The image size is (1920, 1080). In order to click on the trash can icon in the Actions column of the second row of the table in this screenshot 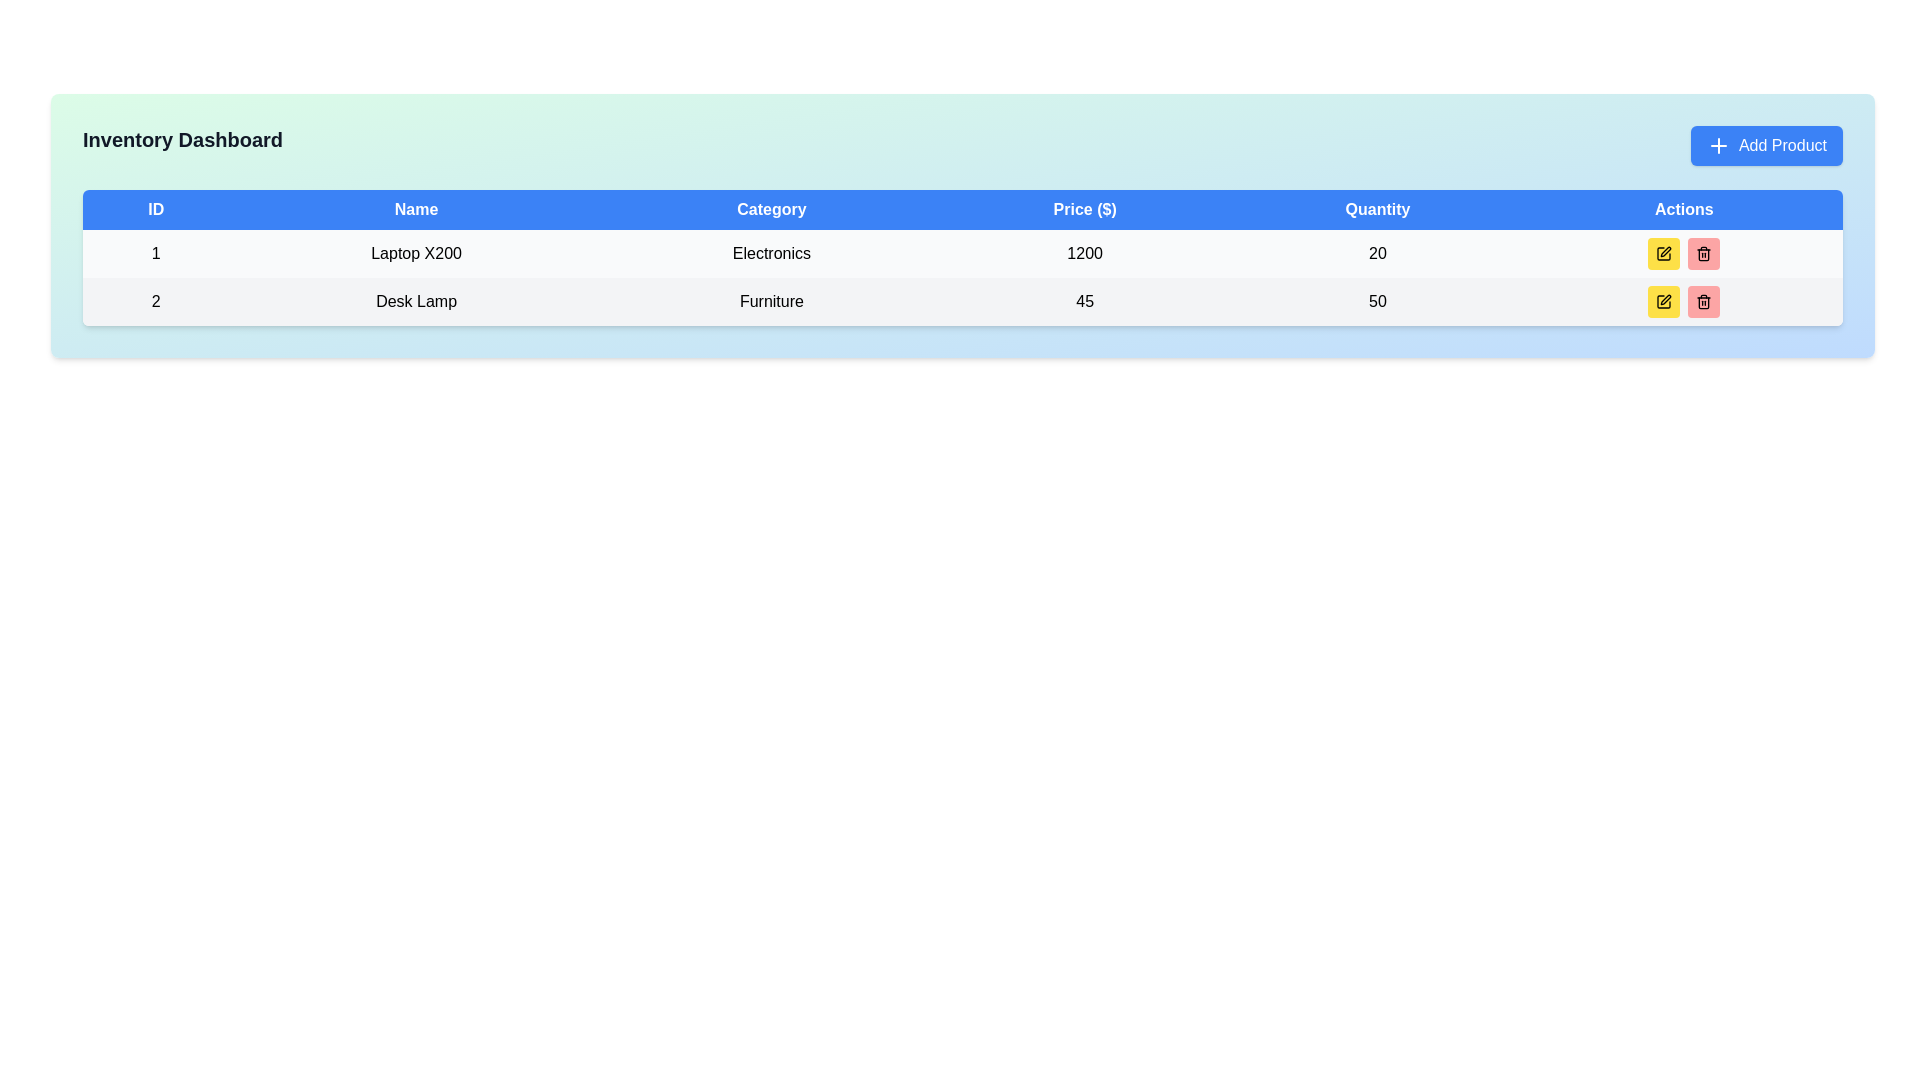, I will do `click(1703, 301)`.